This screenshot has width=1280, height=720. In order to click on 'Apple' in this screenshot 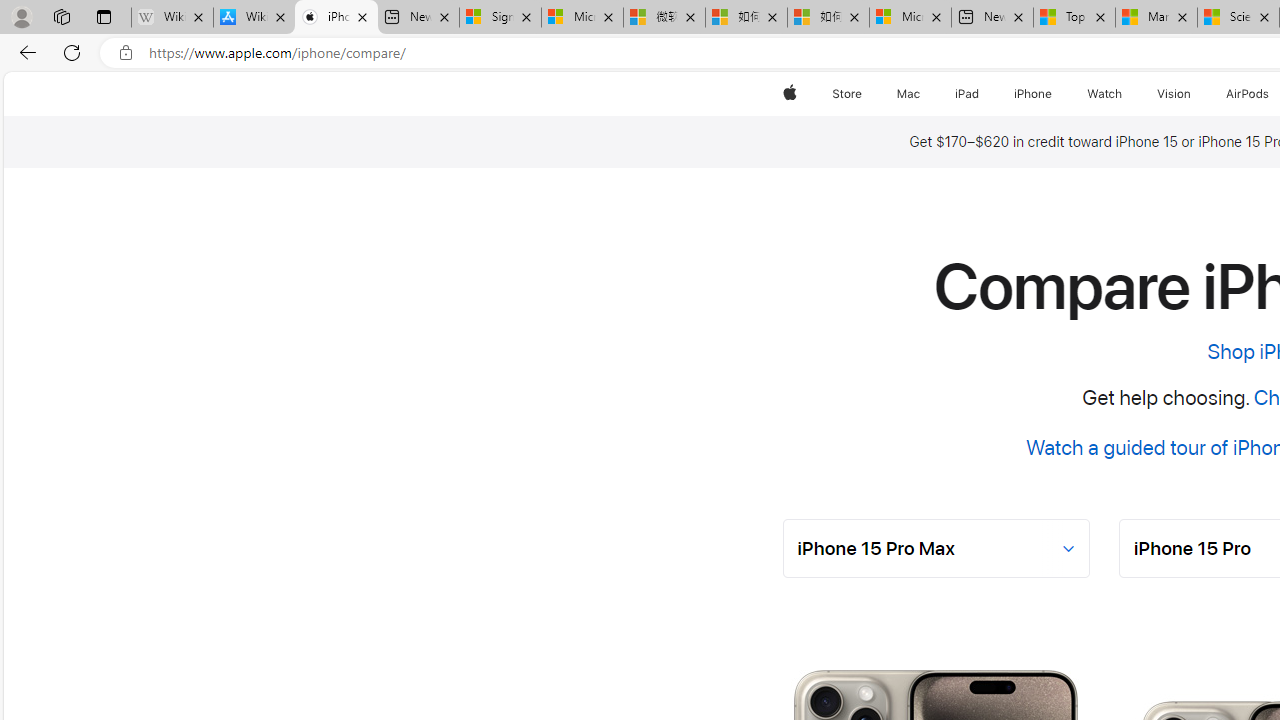, I will do `click(788, 93)`.